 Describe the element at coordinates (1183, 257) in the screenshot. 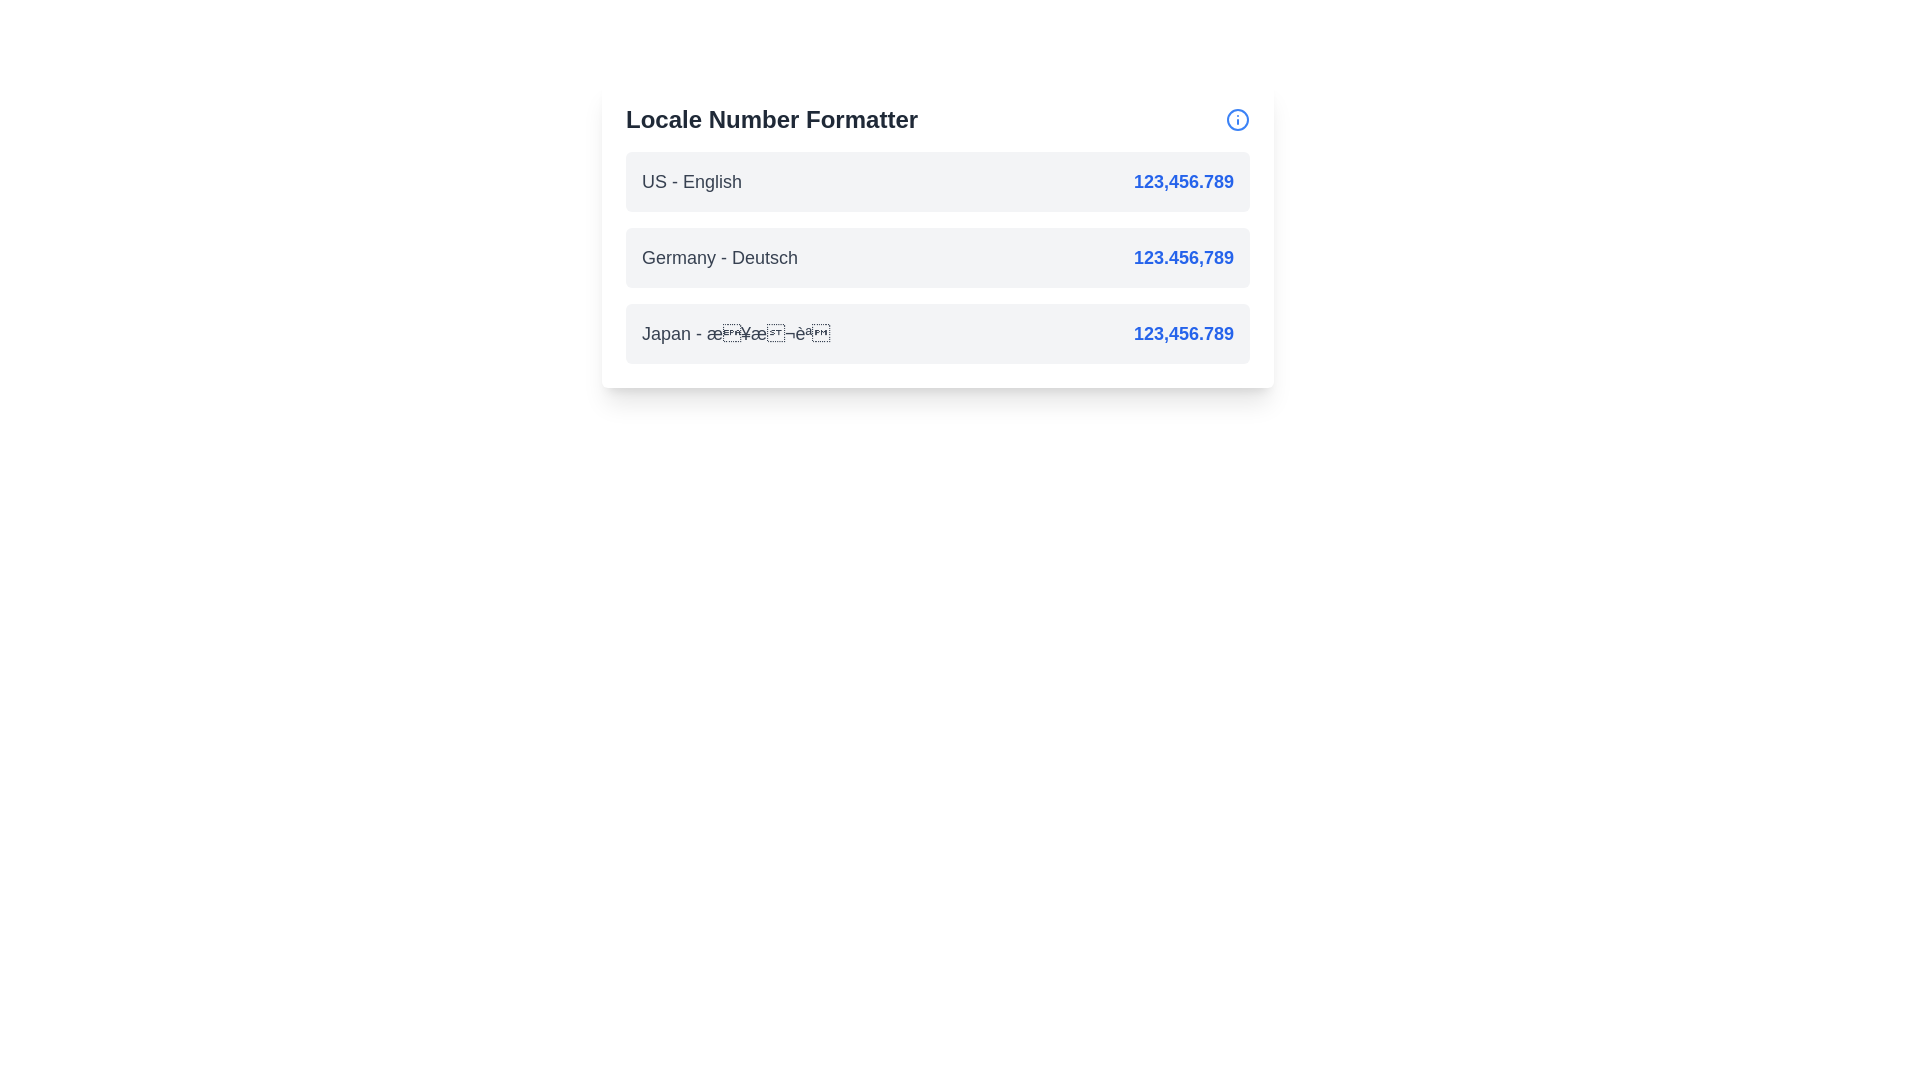

I see `the text displaying the value '123.456,789' in bold blue font, which is aligned with the column of formatted numbers and located to the right of the label 'Germany - Deutsch'` at that location.